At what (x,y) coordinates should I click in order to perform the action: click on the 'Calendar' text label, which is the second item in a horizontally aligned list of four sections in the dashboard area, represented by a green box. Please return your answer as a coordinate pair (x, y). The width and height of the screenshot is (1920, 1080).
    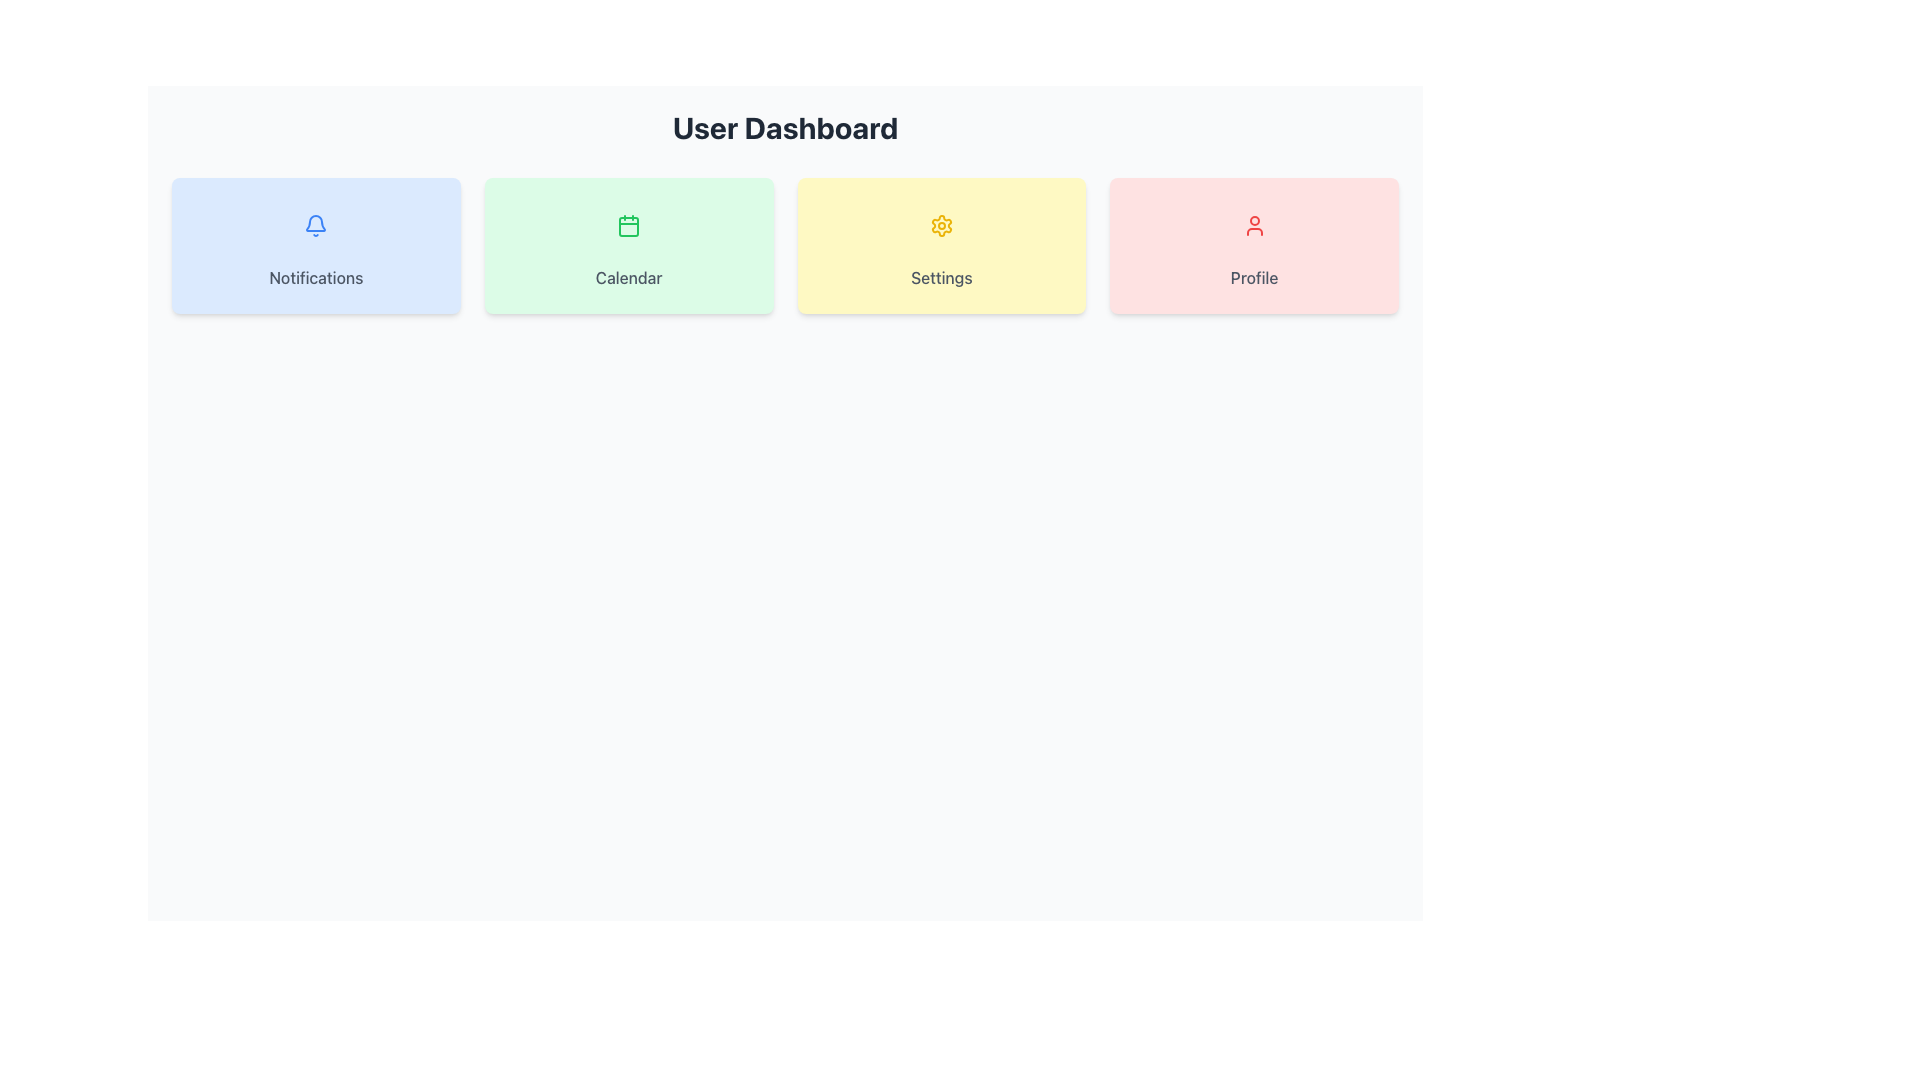
    Looking at the image, I should click on (628, 277).